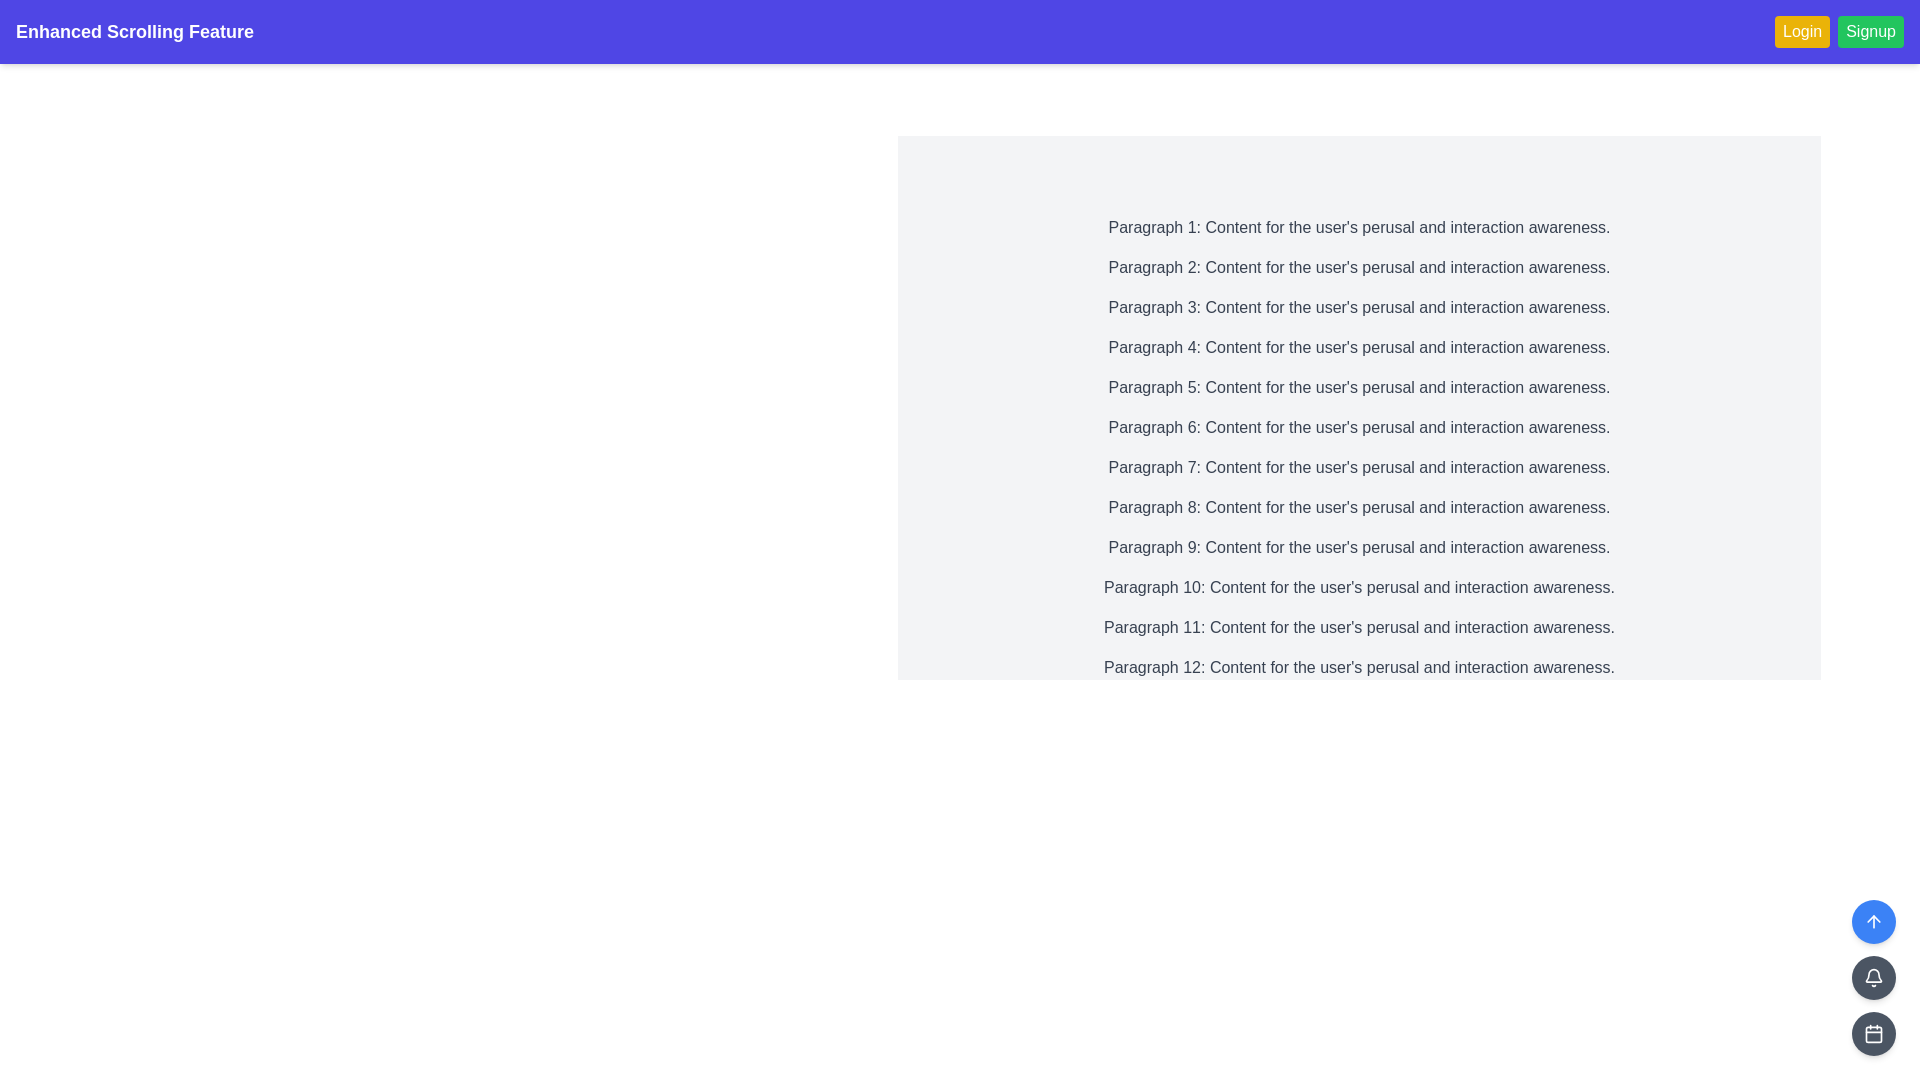 This screenshot has width=1920, height=1080. Describe the element at coordinates (1870, 31) in the screenshot. I see `the signup button located in the top-right corner of the interface, which is the second button in a horizontal group of two, following the 'Login' button with a yellow background, to initiate the signup process` at that location.